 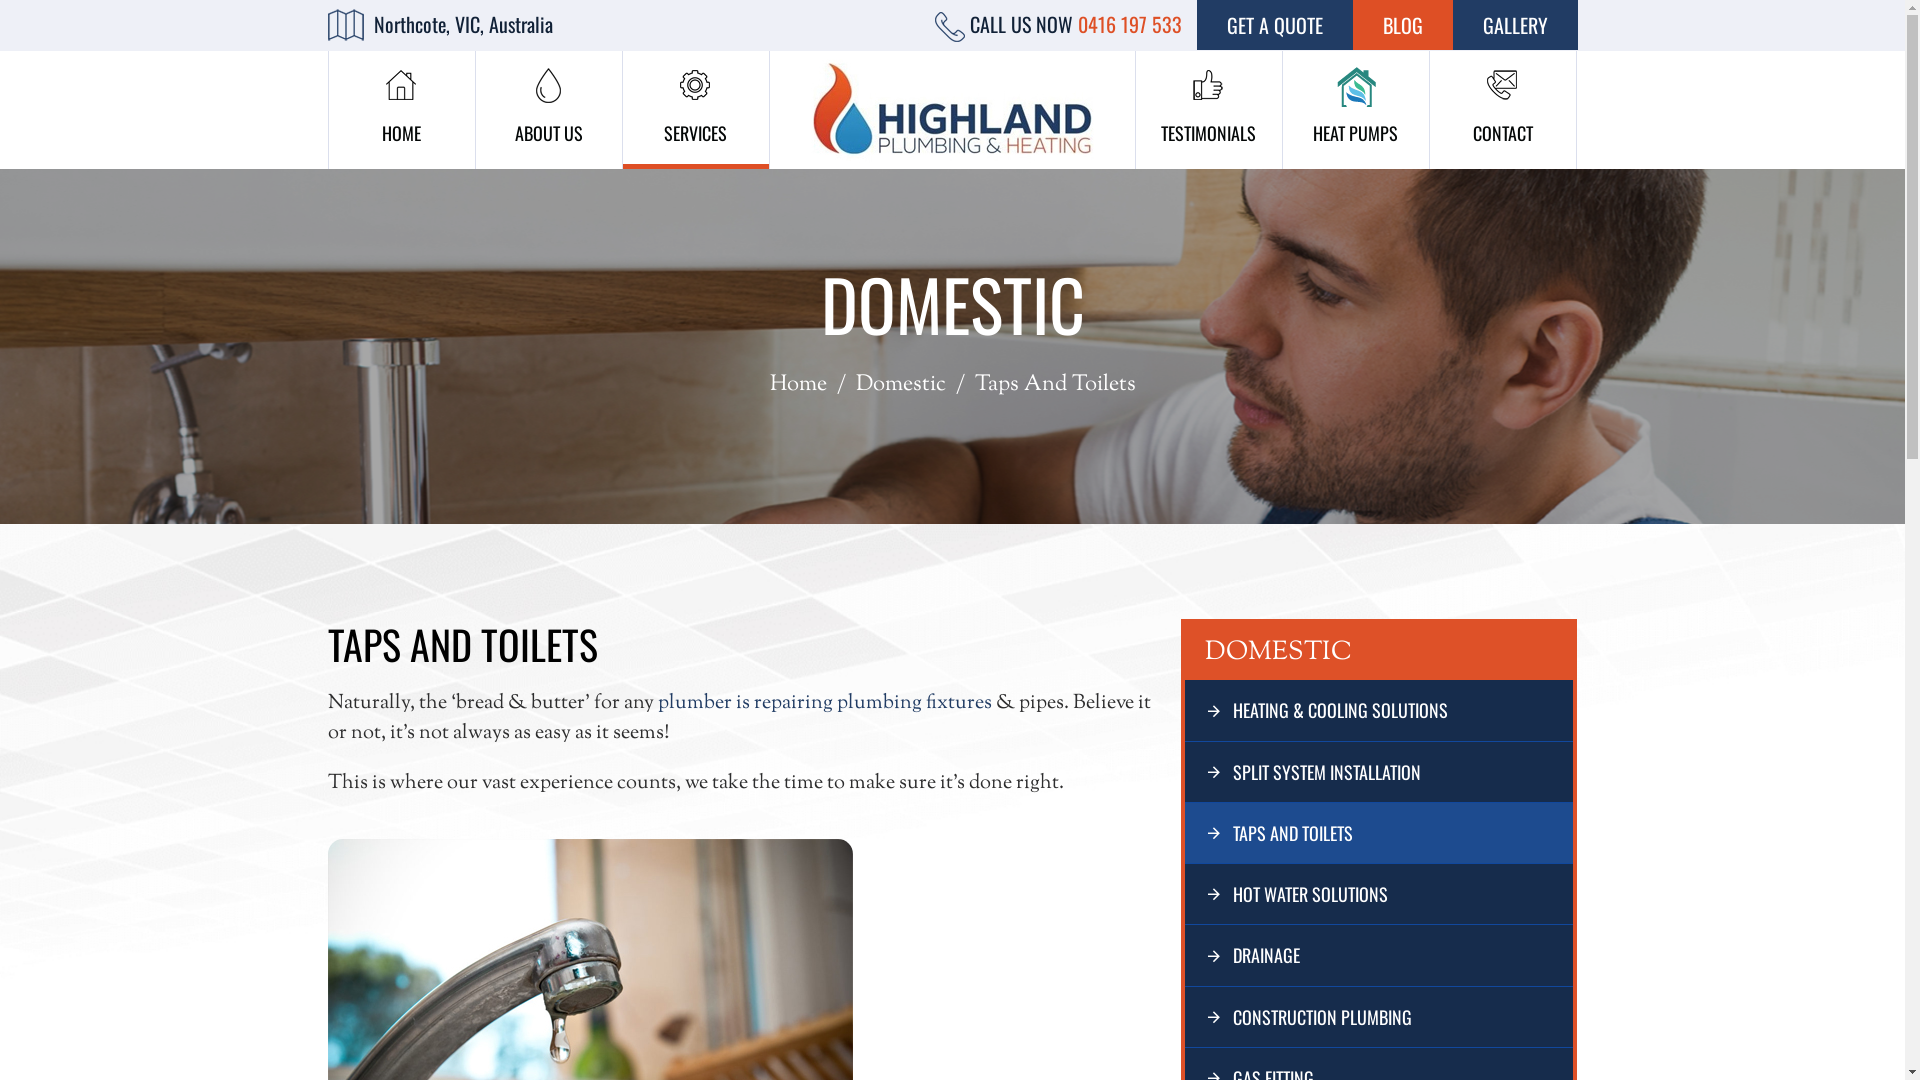 I want to click on 'ABOUT US', so click(x=548, y=110).